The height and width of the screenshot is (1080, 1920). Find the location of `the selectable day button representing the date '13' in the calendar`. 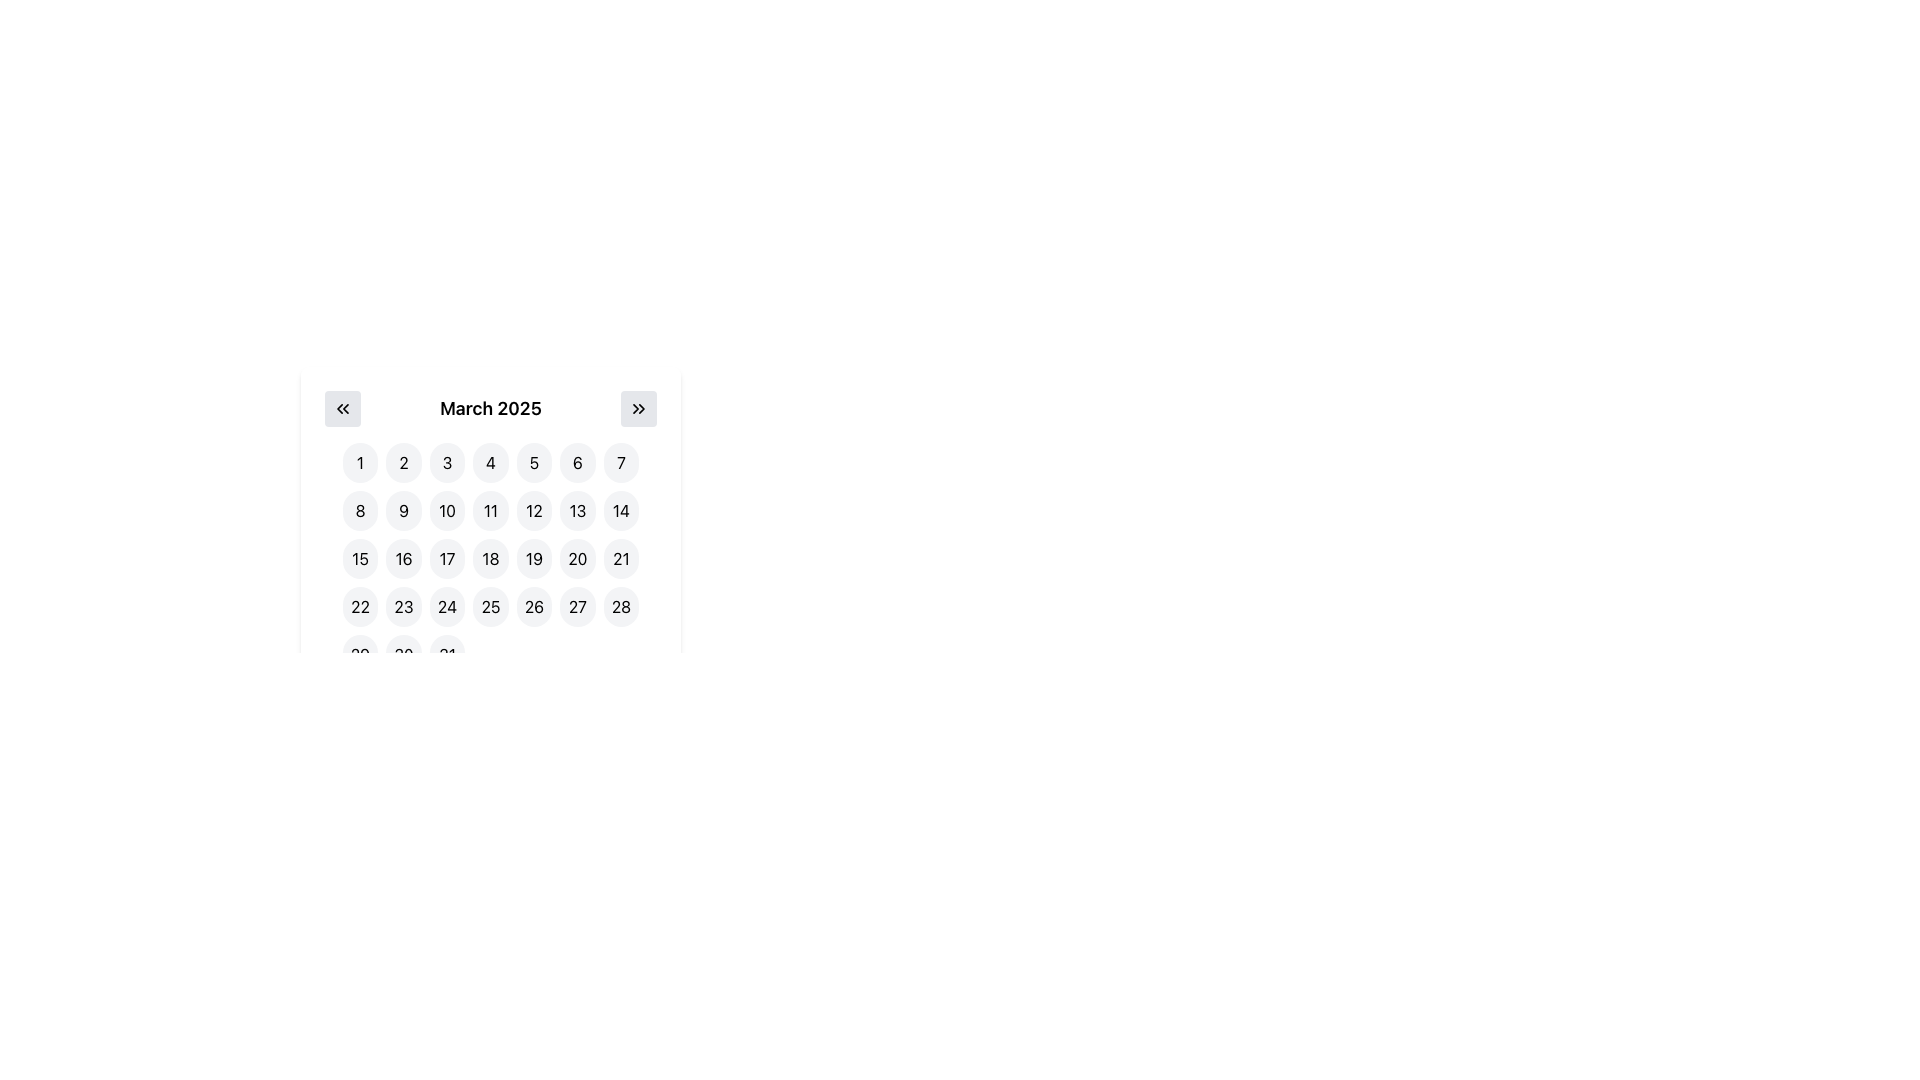

the selectable day button representing the date '13' in the calendar is located at coordinates (576, 509).